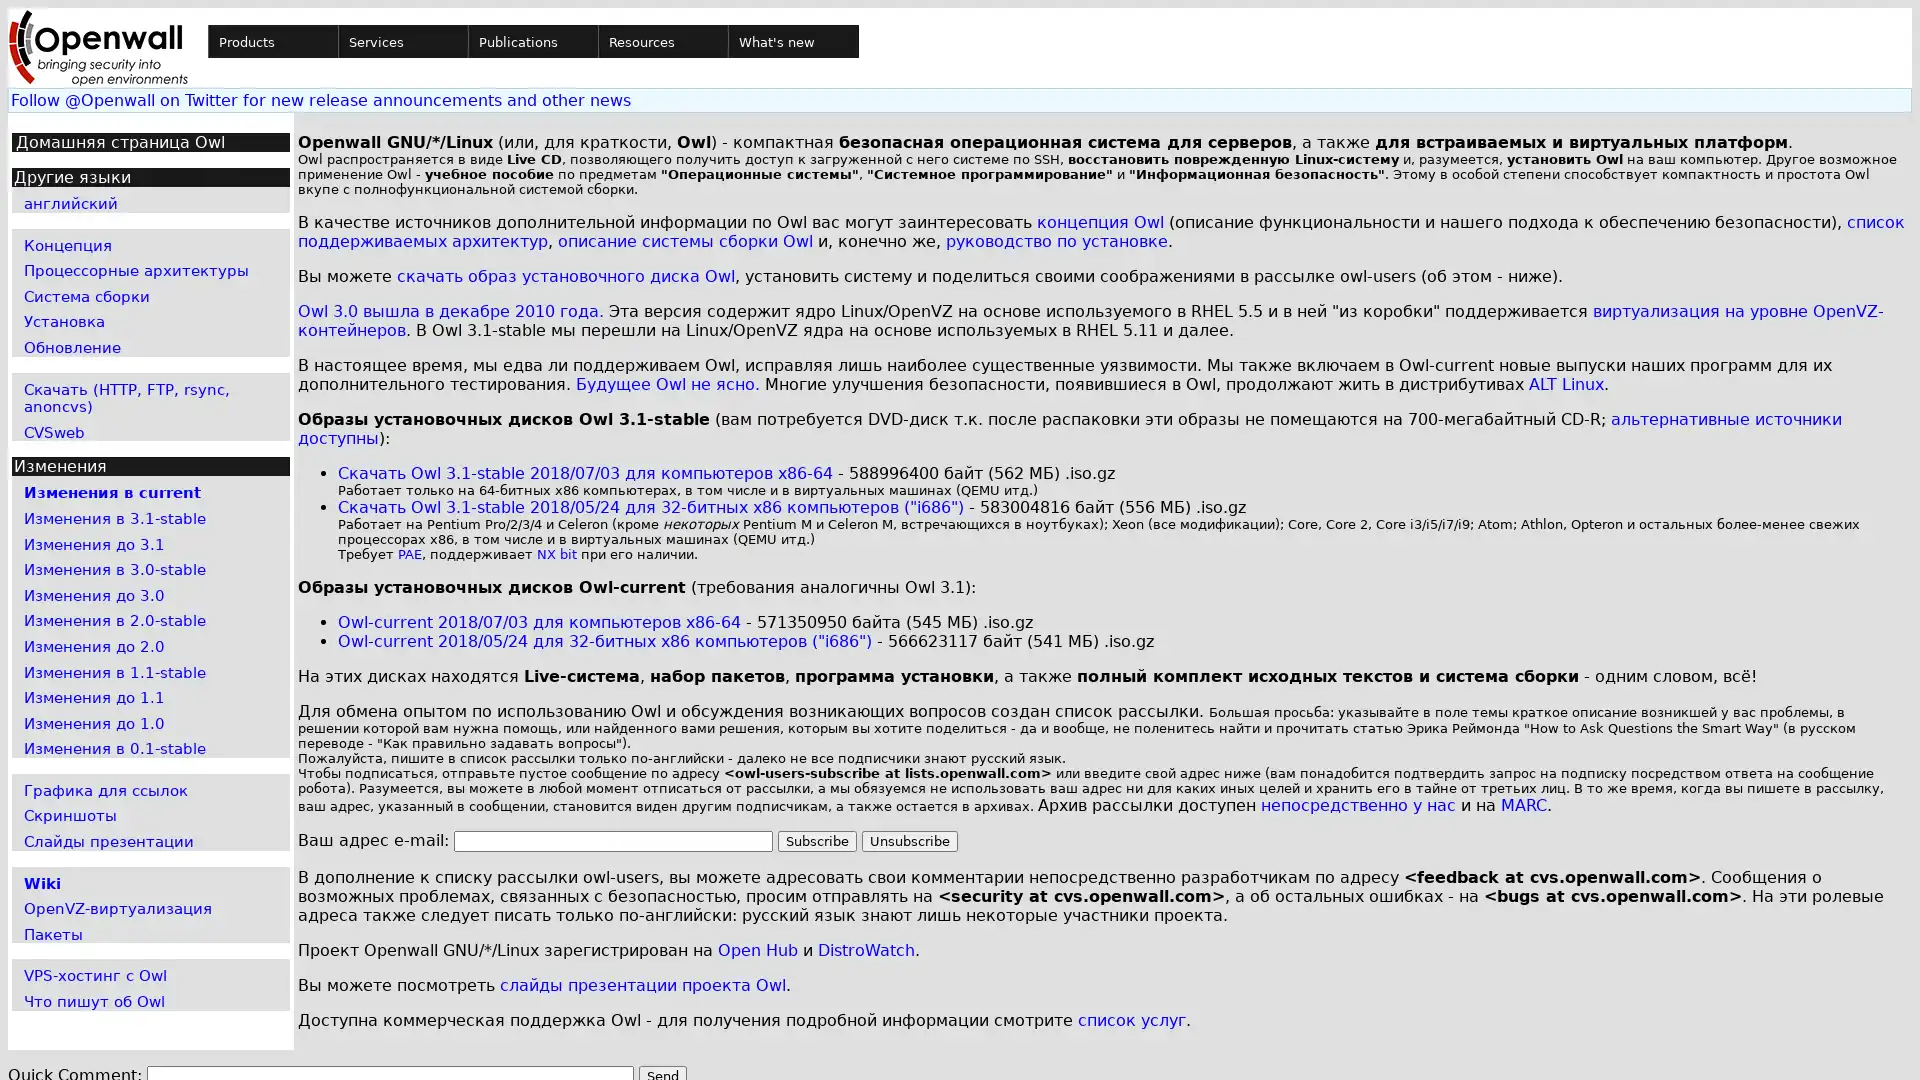 The width and height of the screenshot is (1920, 1080). What do you see at coordinates (816, 841) in the screenshot?
I see `Subscribe` at bounding box center [816, 841].